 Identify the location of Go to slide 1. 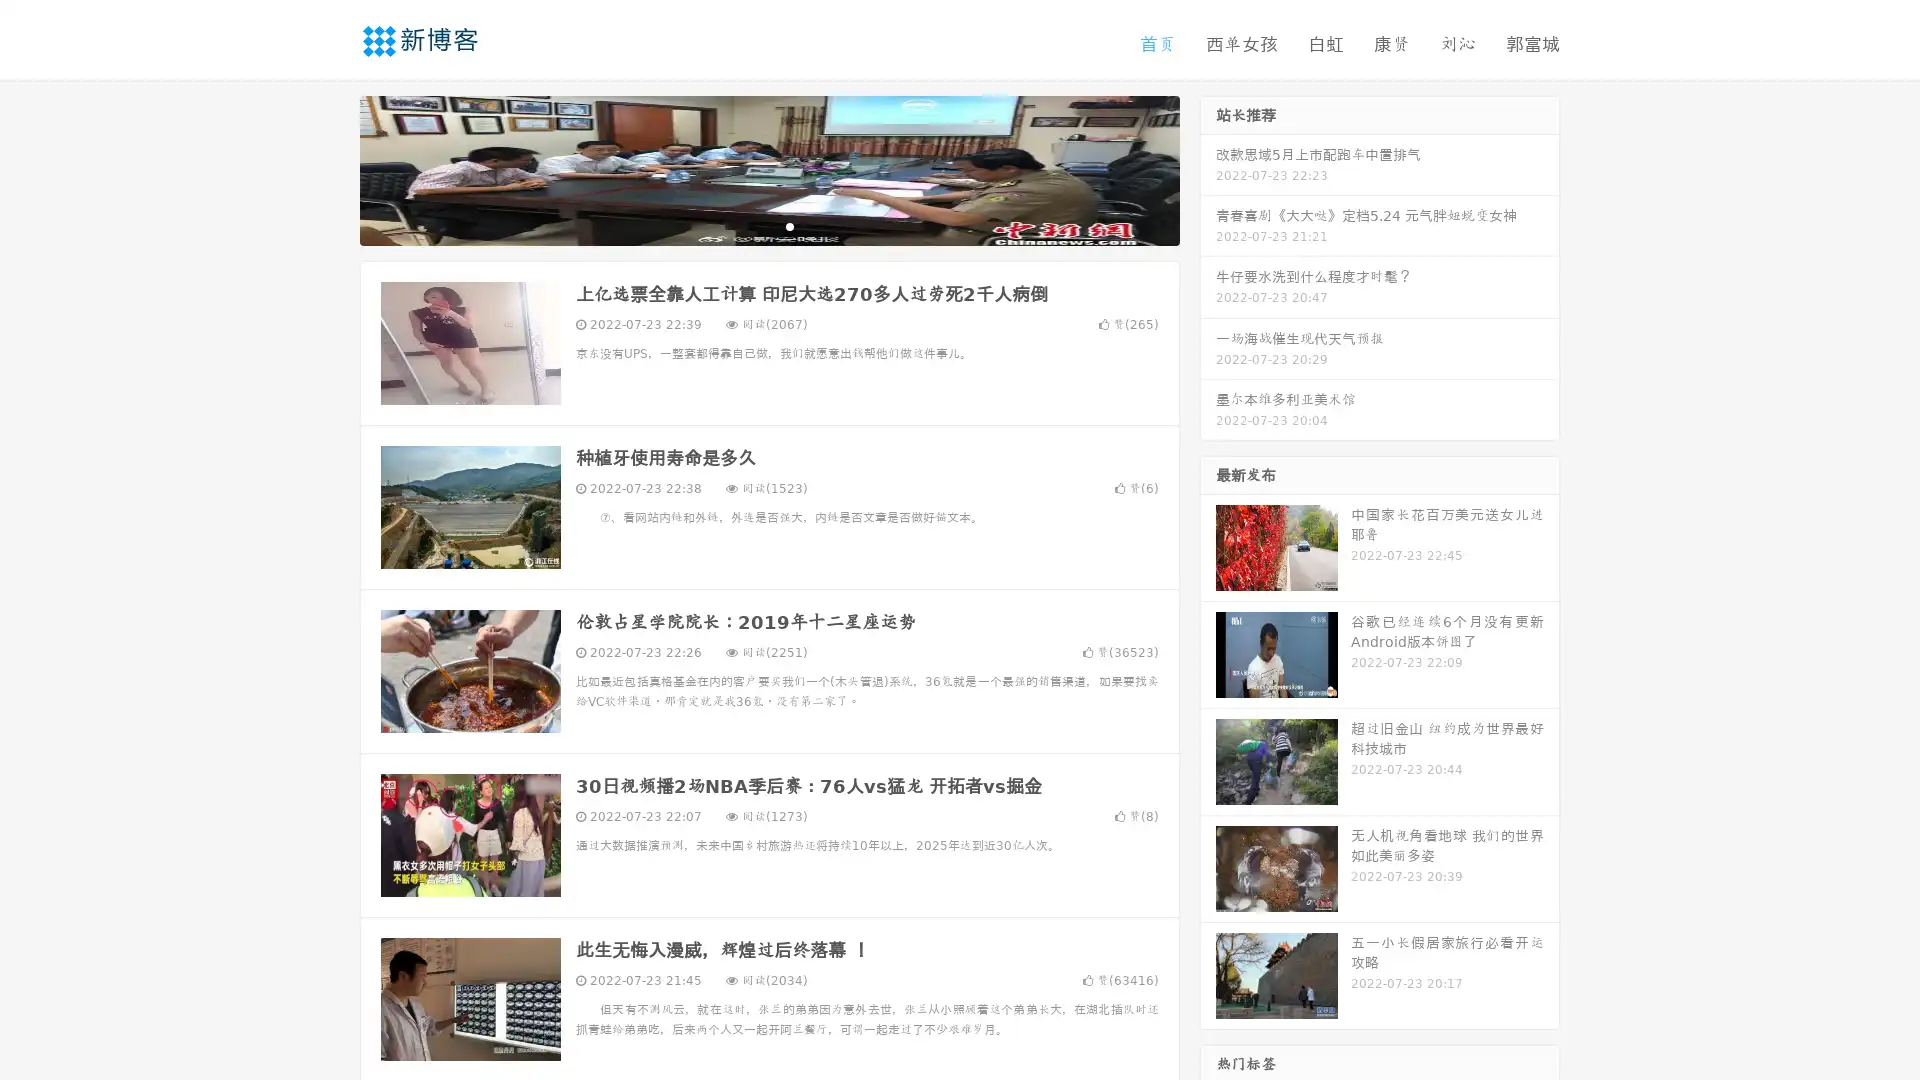
(748, 225).